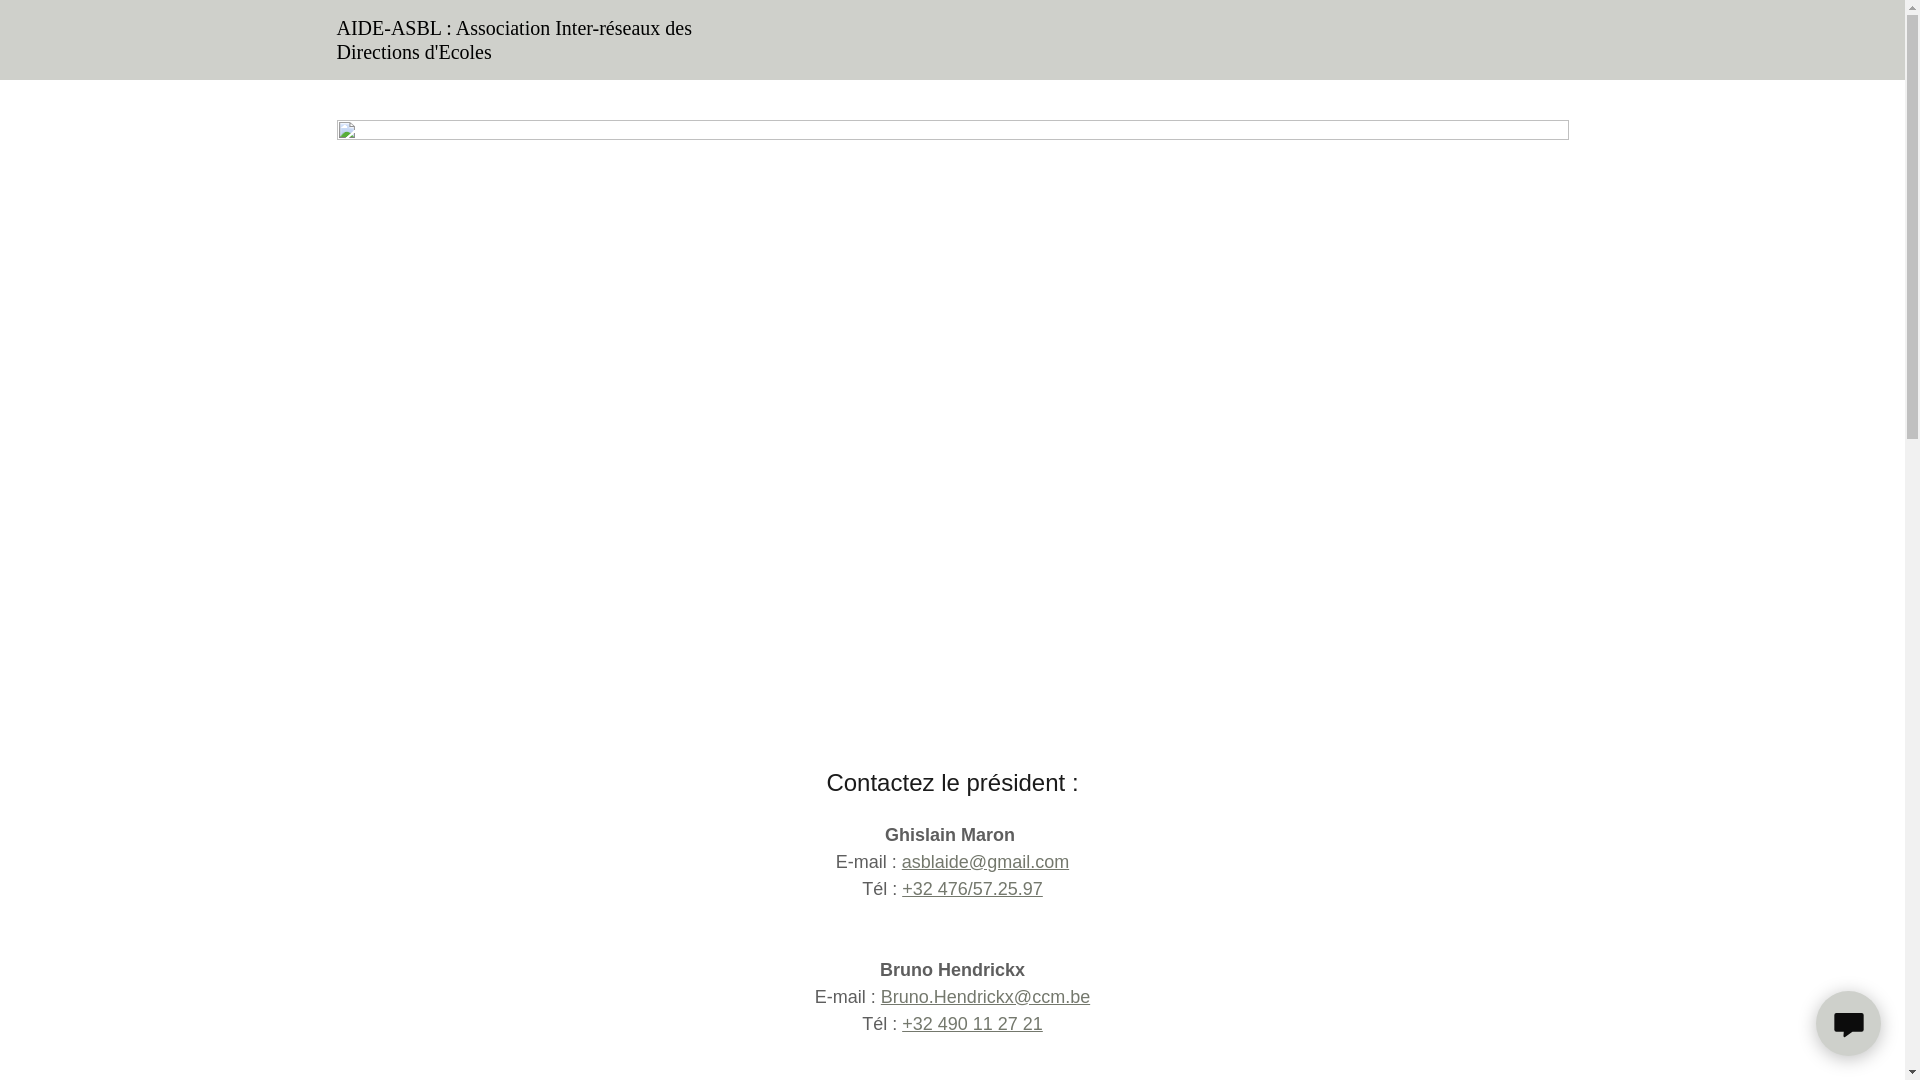  What do you see at coordinates (985, 860) in the screenshot?
I see `'asblaide@gmail.com'` at bounding box center [985, 860].